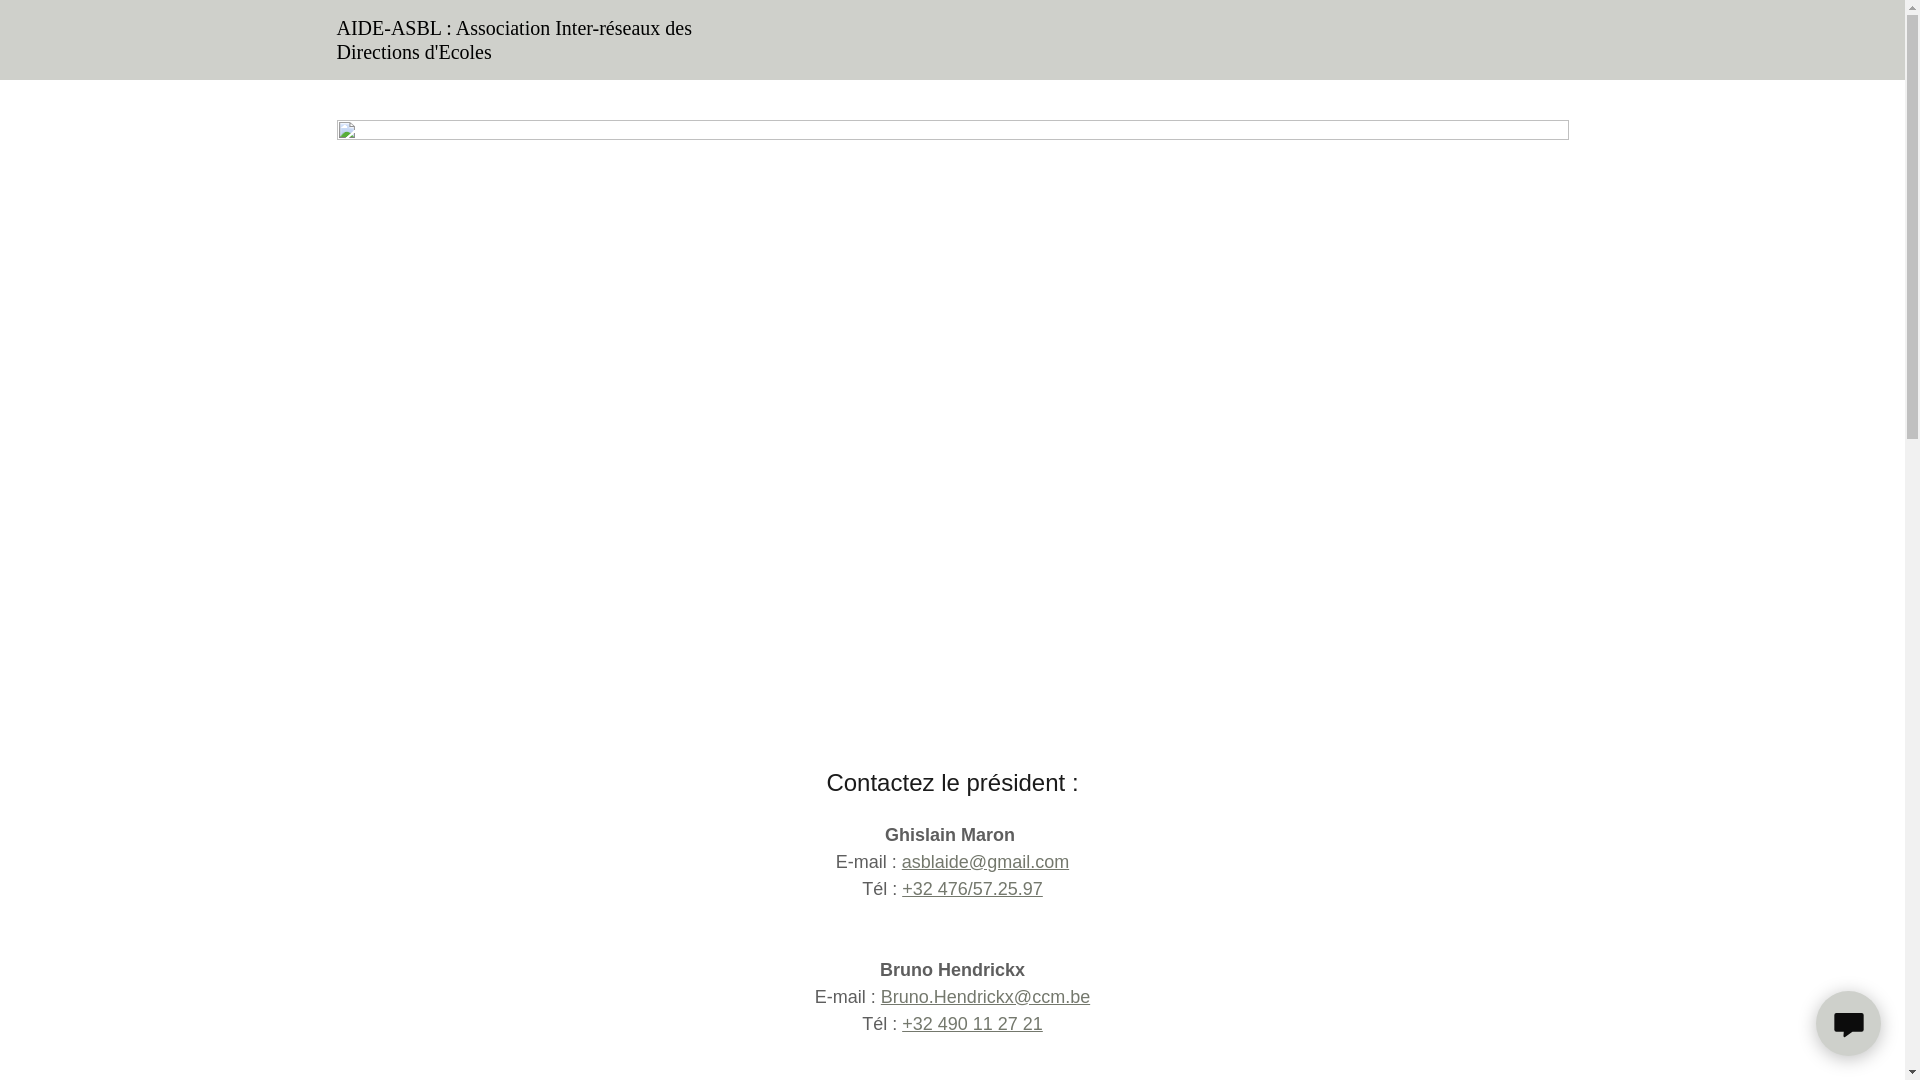  What do you see at coordinates (985, 860) in the screenshot?
I see `'asblaide@gmail.com'` at bounding box center [985, 860].